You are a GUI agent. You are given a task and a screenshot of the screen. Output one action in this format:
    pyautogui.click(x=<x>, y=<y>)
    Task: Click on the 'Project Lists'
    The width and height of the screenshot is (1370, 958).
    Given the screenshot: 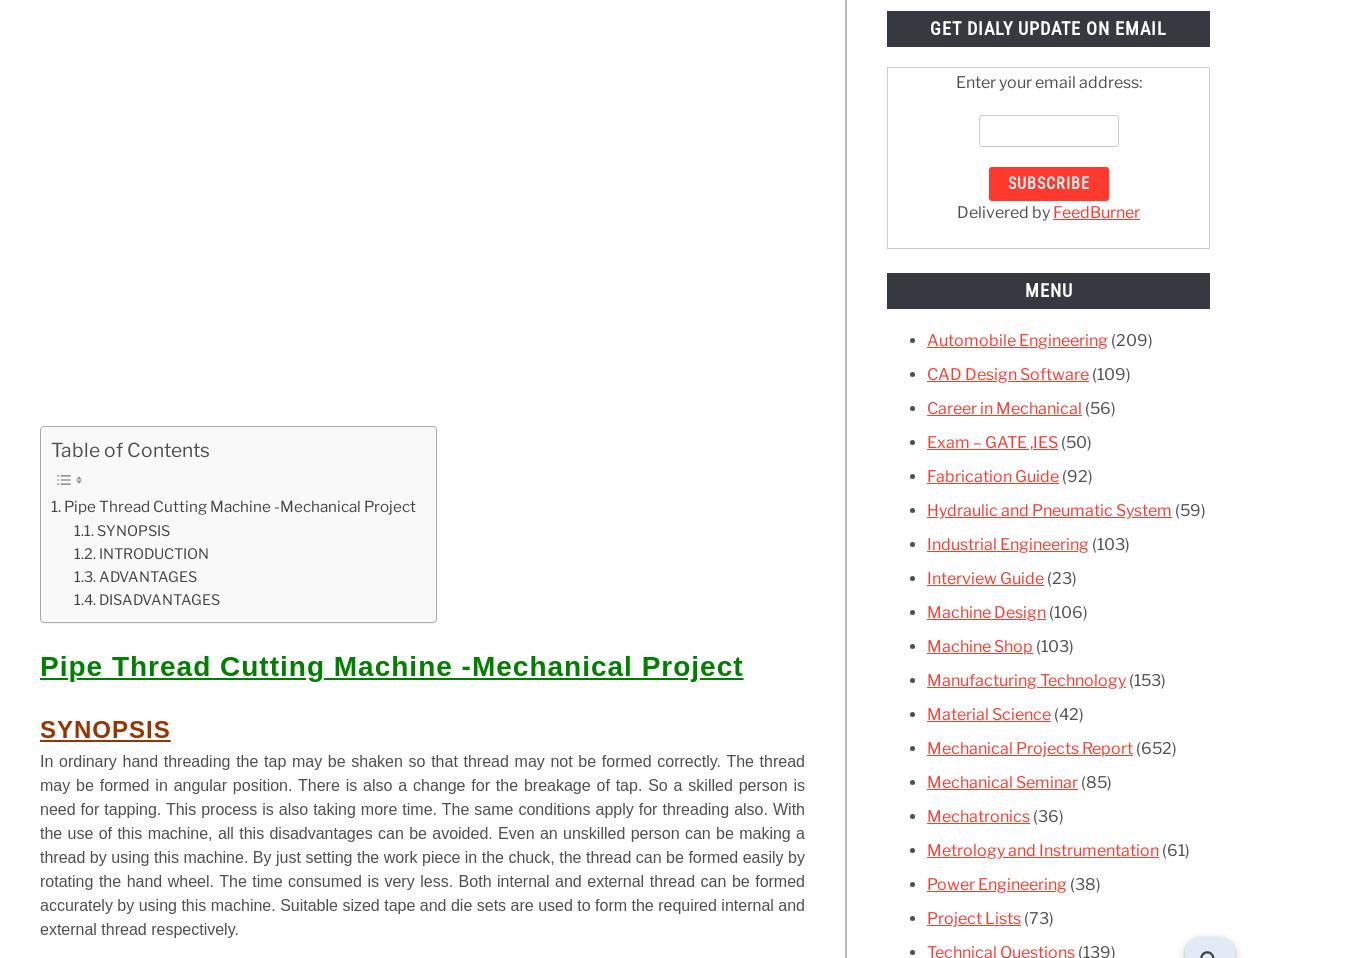 What is the action you would take?
    pyautogui.click(x=973, y=917)
    